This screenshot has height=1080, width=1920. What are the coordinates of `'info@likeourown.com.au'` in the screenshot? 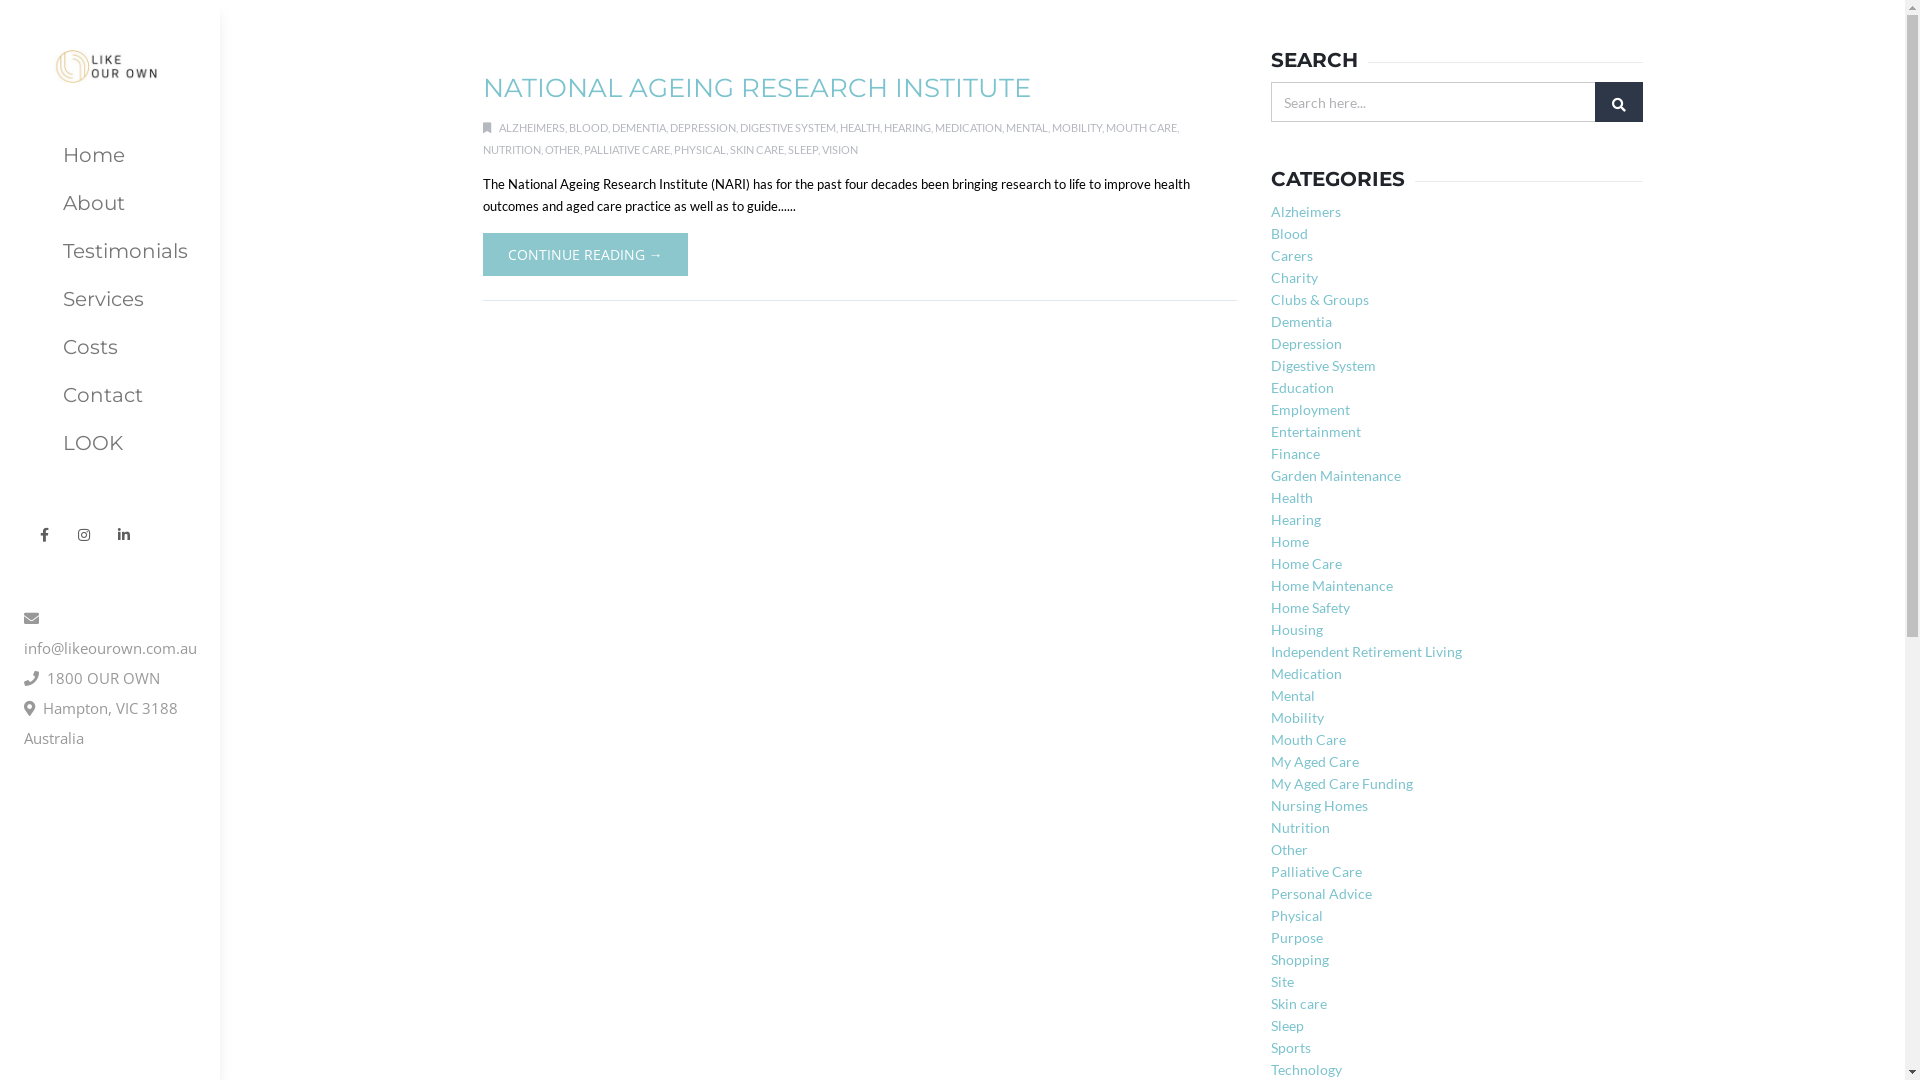 It's located at (24, 632).